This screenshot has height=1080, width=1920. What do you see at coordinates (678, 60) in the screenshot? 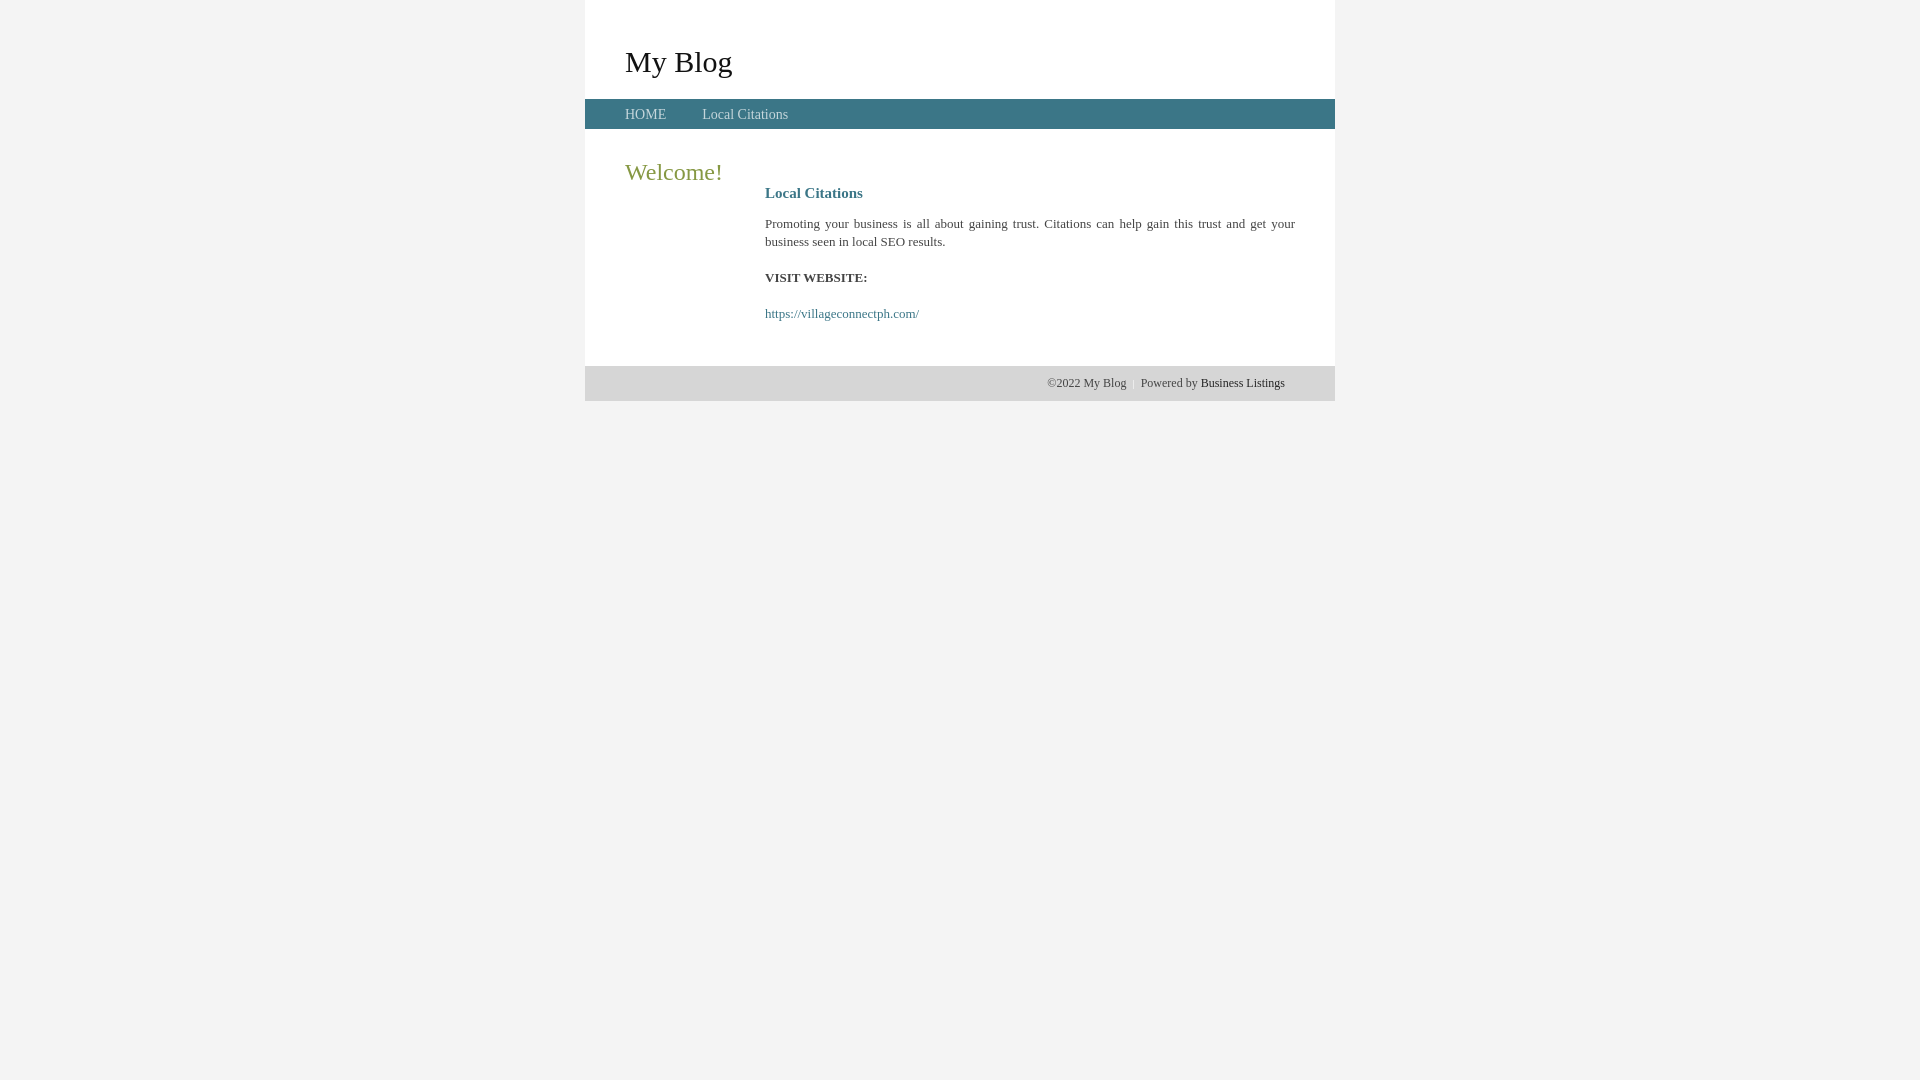
I see `'My Blog'` at bounding box center [678, 60].